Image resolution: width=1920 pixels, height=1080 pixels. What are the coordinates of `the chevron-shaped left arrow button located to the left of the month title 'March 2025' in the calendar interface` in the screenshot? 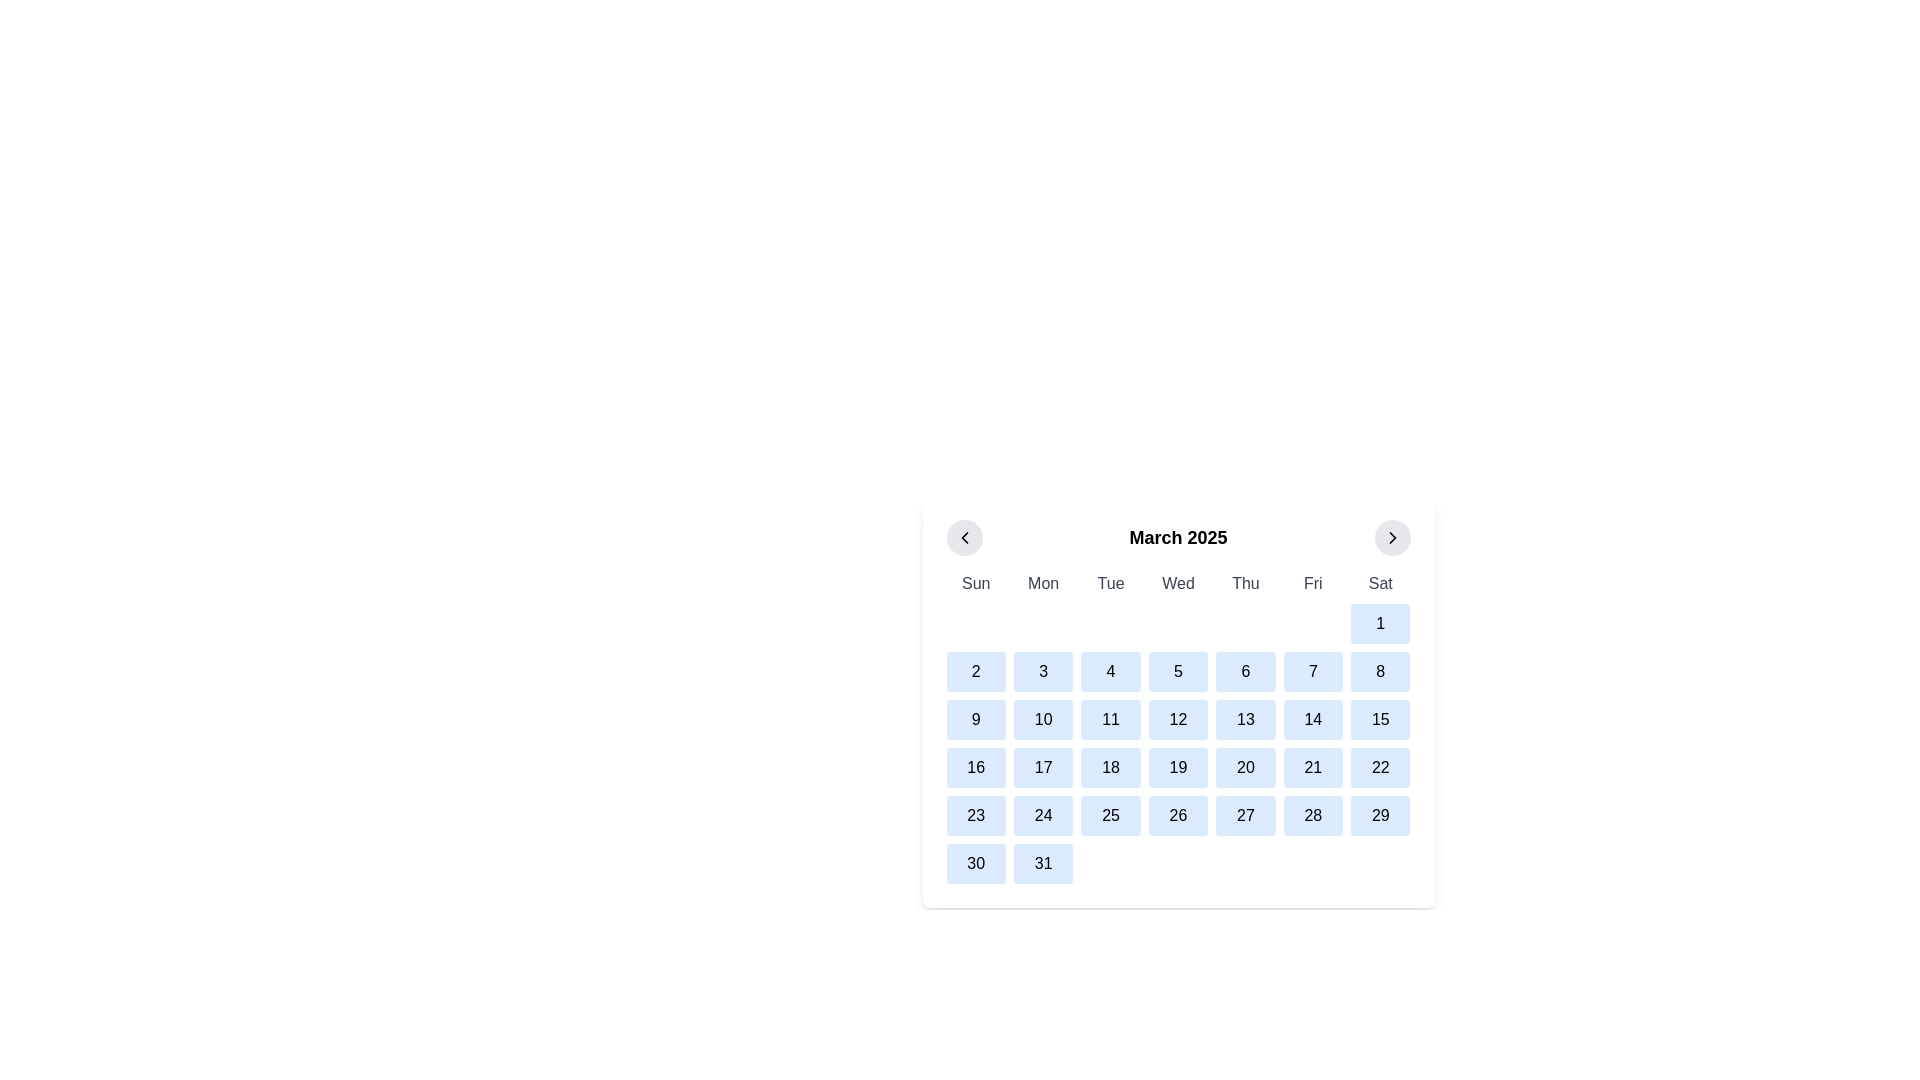 It's located at (964, 536).